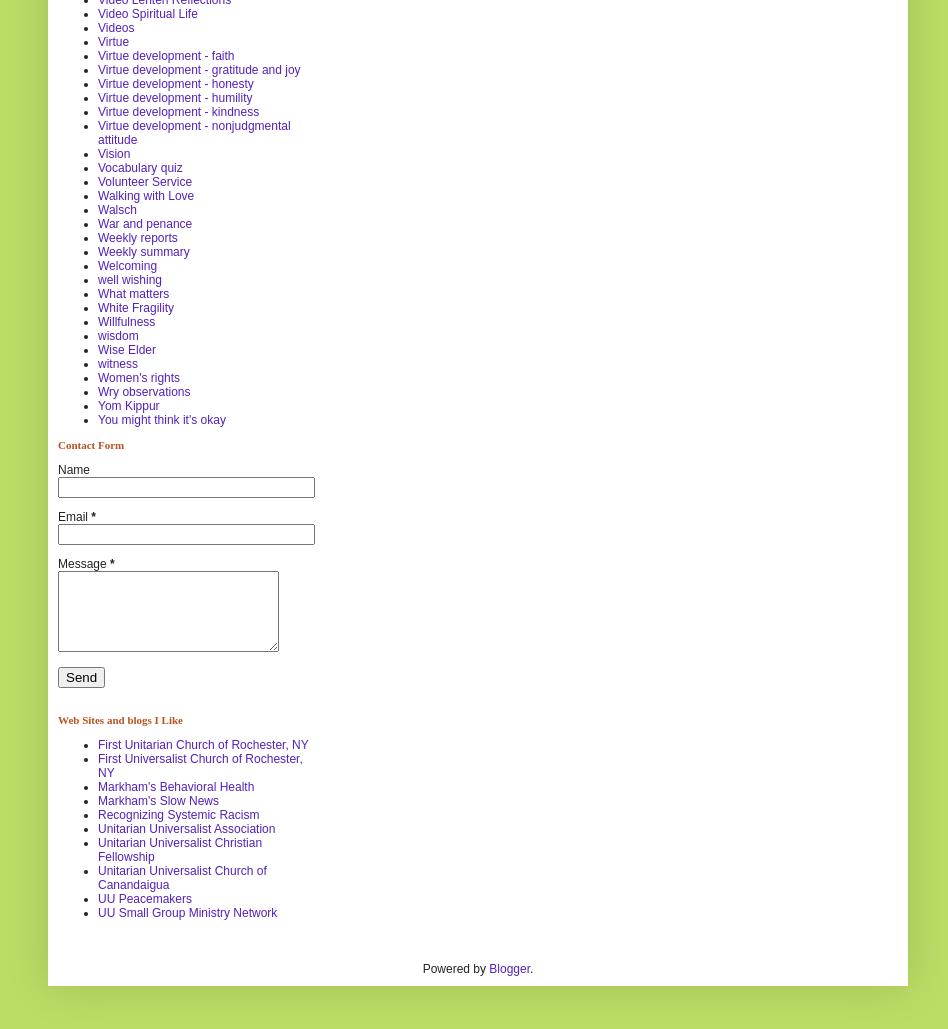 The width and height of the screenshot is (948, 1029). Describe the element at coordinates (509, 966) in the screenshot. I see `'Blogger'` at that location.